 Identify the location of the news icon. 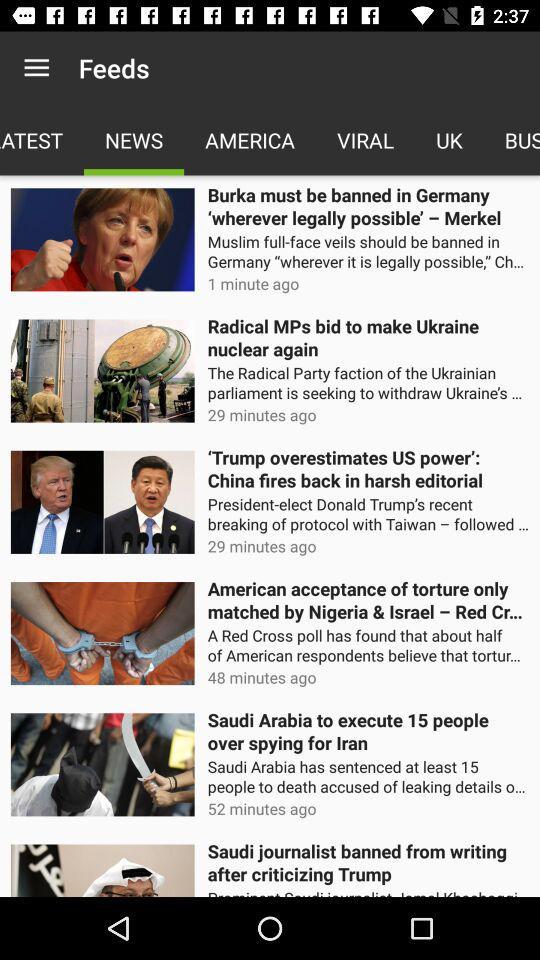
(134, 139).